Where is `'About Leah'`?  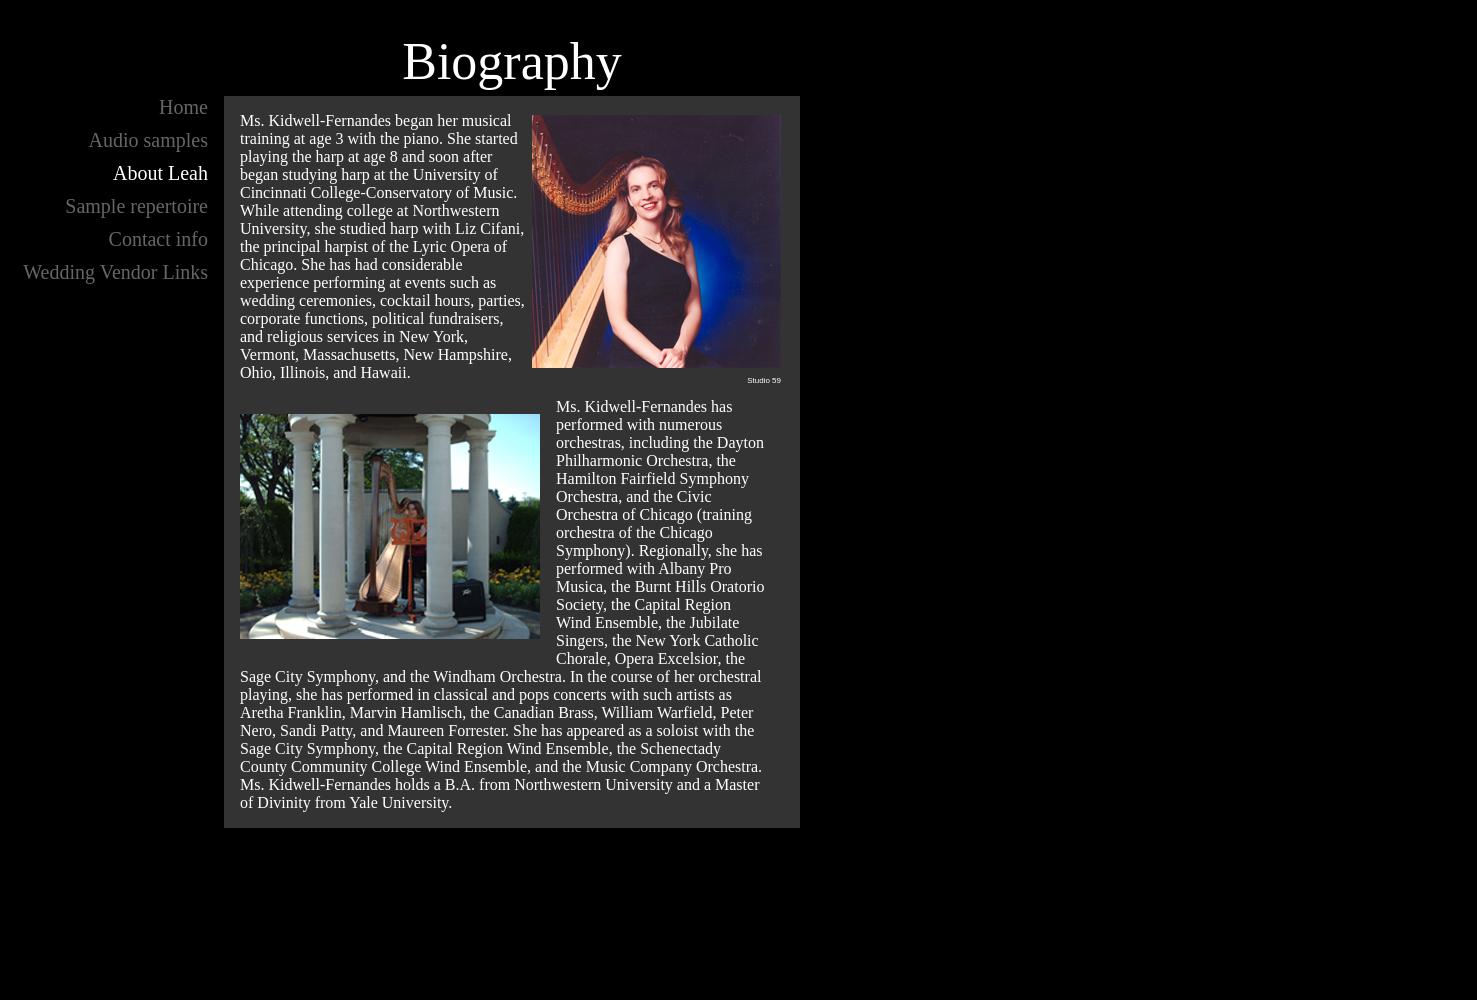
'About Leah' is located at coordinates (159, 173).